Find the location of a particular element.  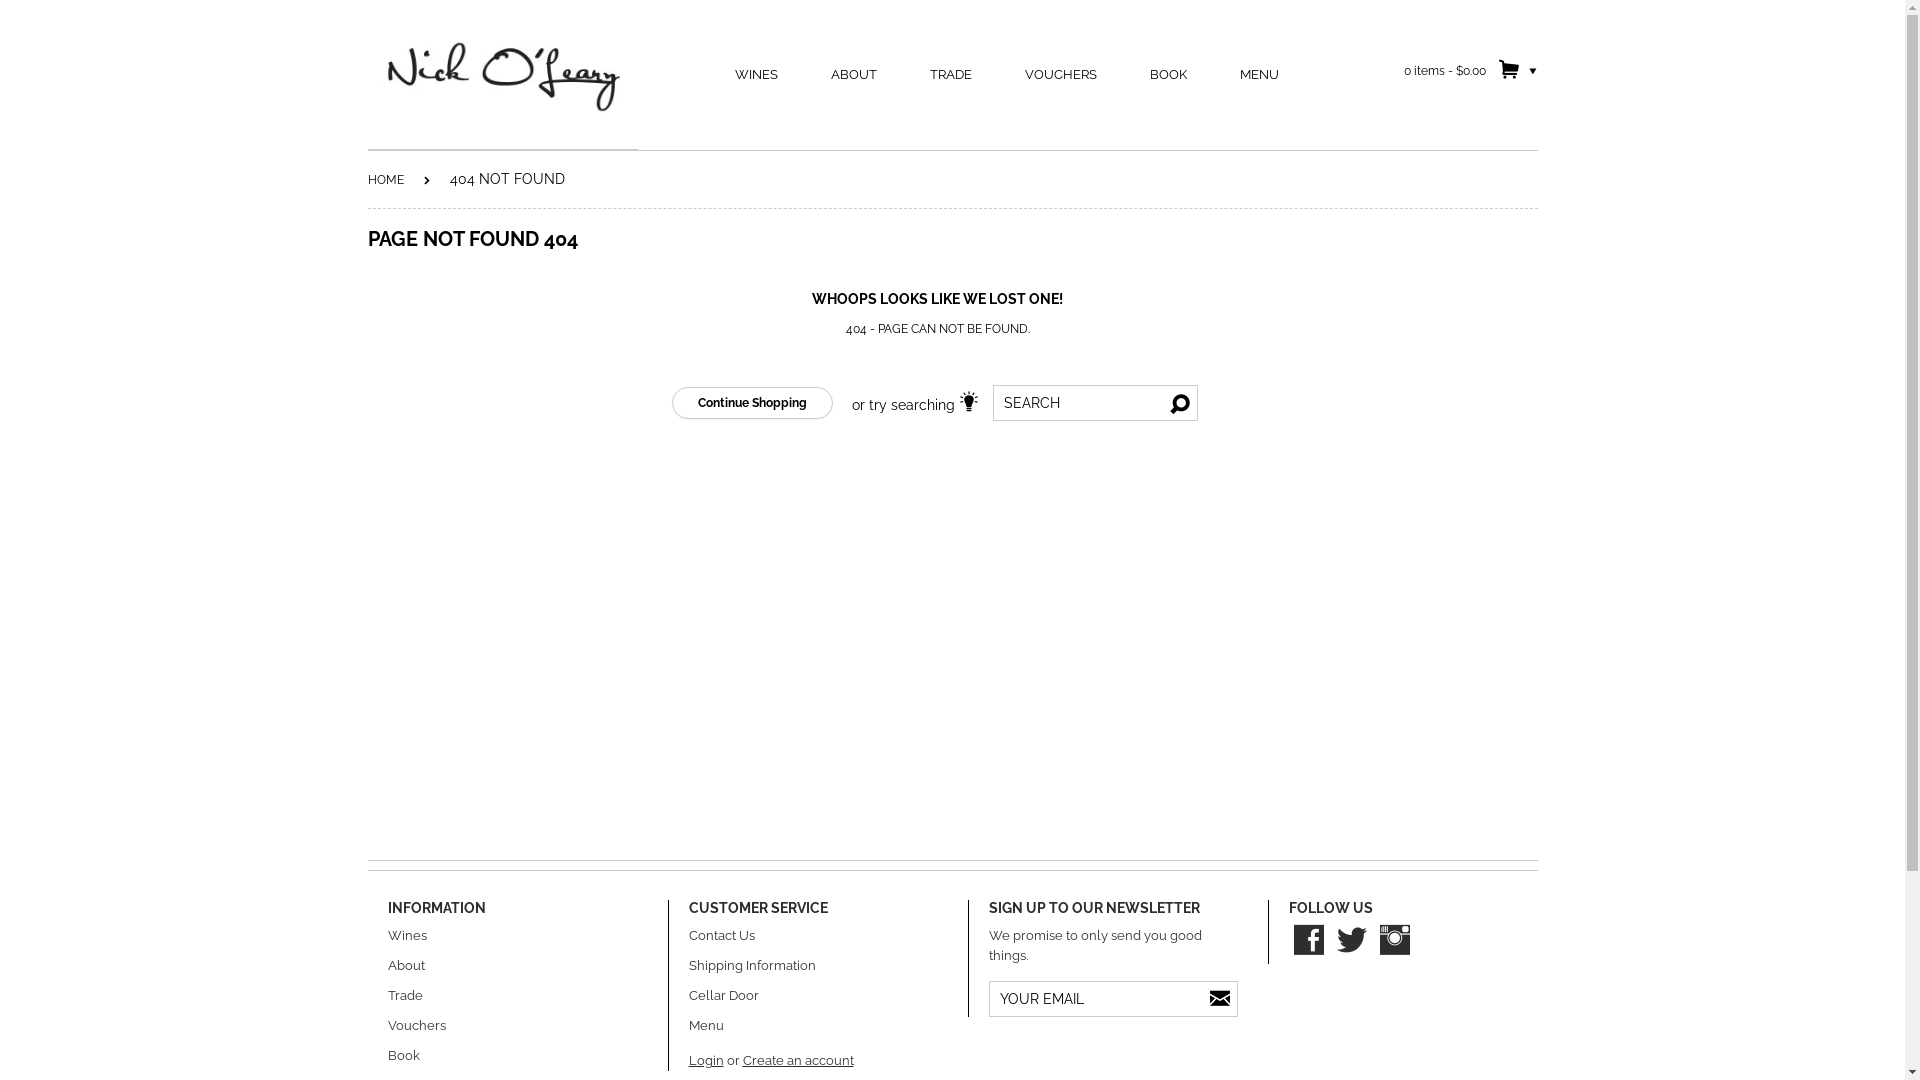

'0 items - $0.00' is located at coordinates (1402, 69).